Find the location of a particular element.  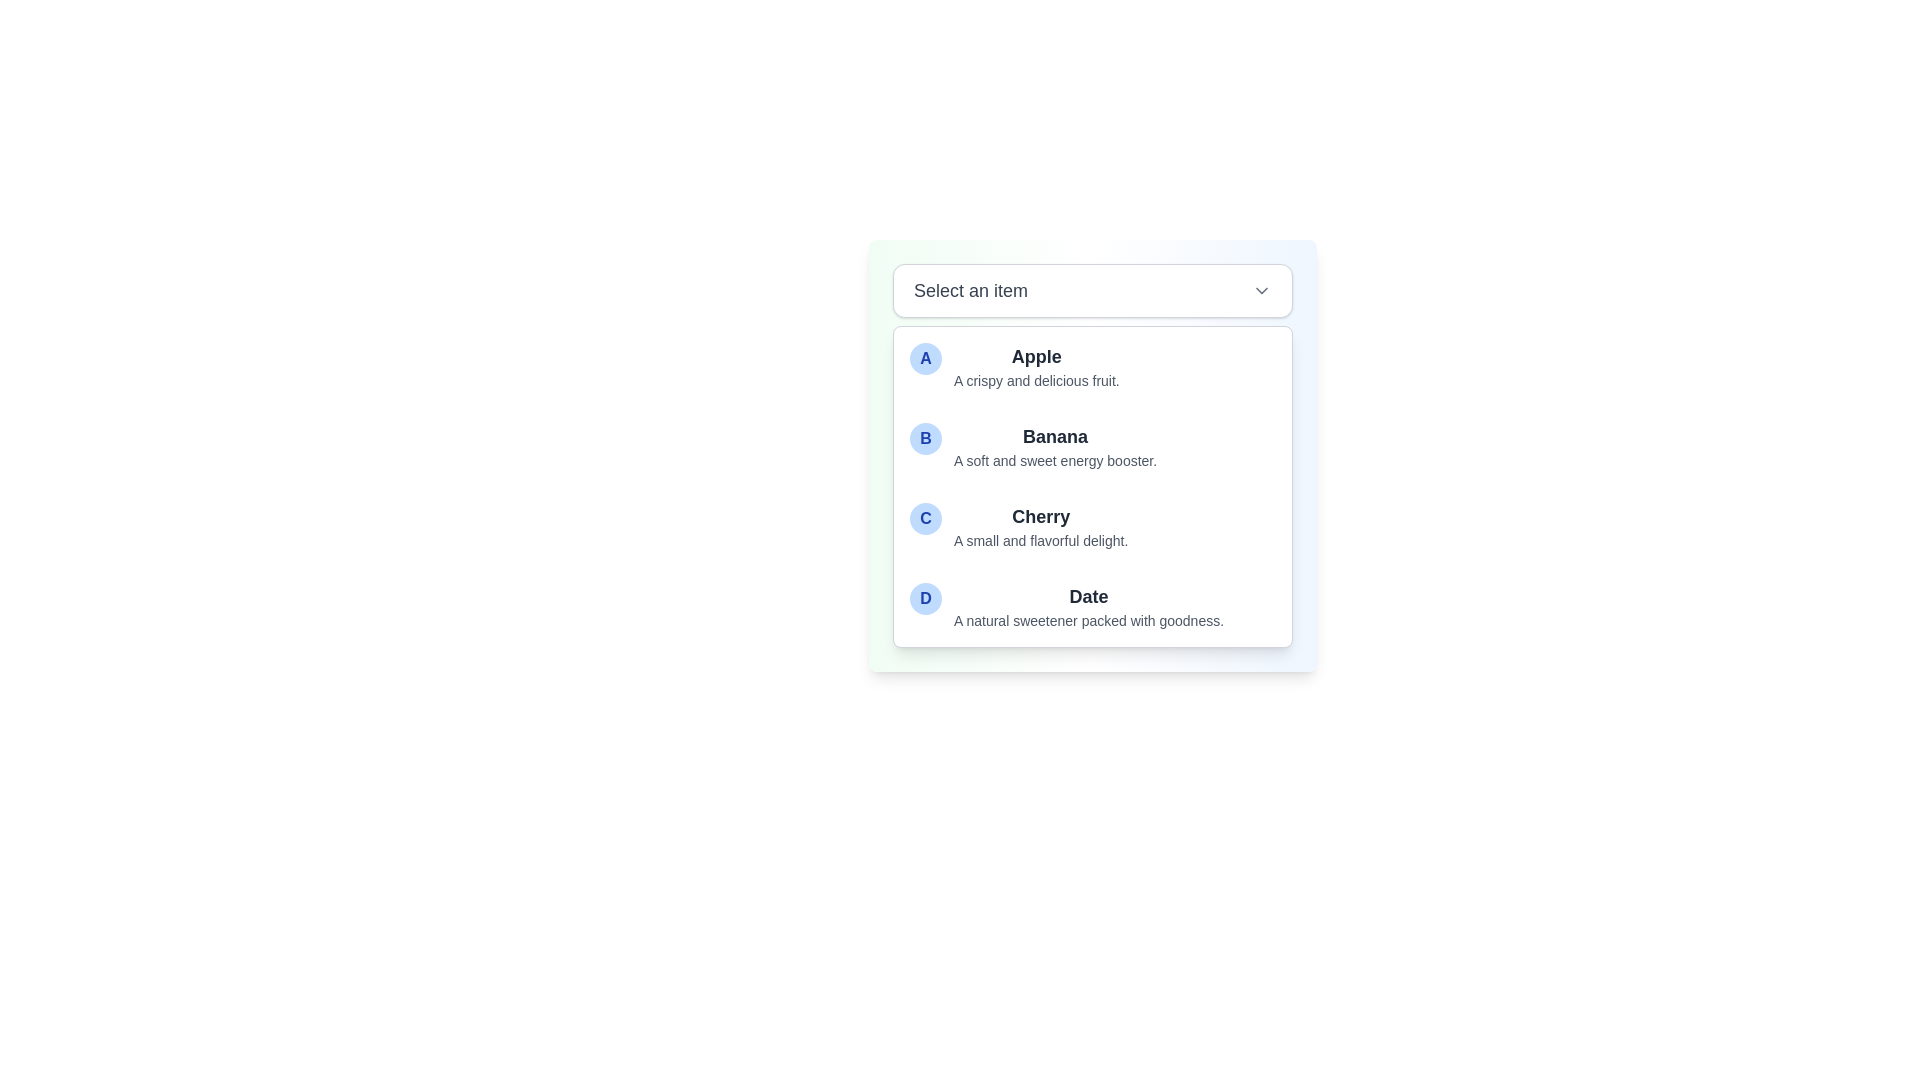

the downward-facing chevron icon (Dropdown indicator) located beside the 'Select an item' text to trigger a visual response is located at coordinates (1261, 290).